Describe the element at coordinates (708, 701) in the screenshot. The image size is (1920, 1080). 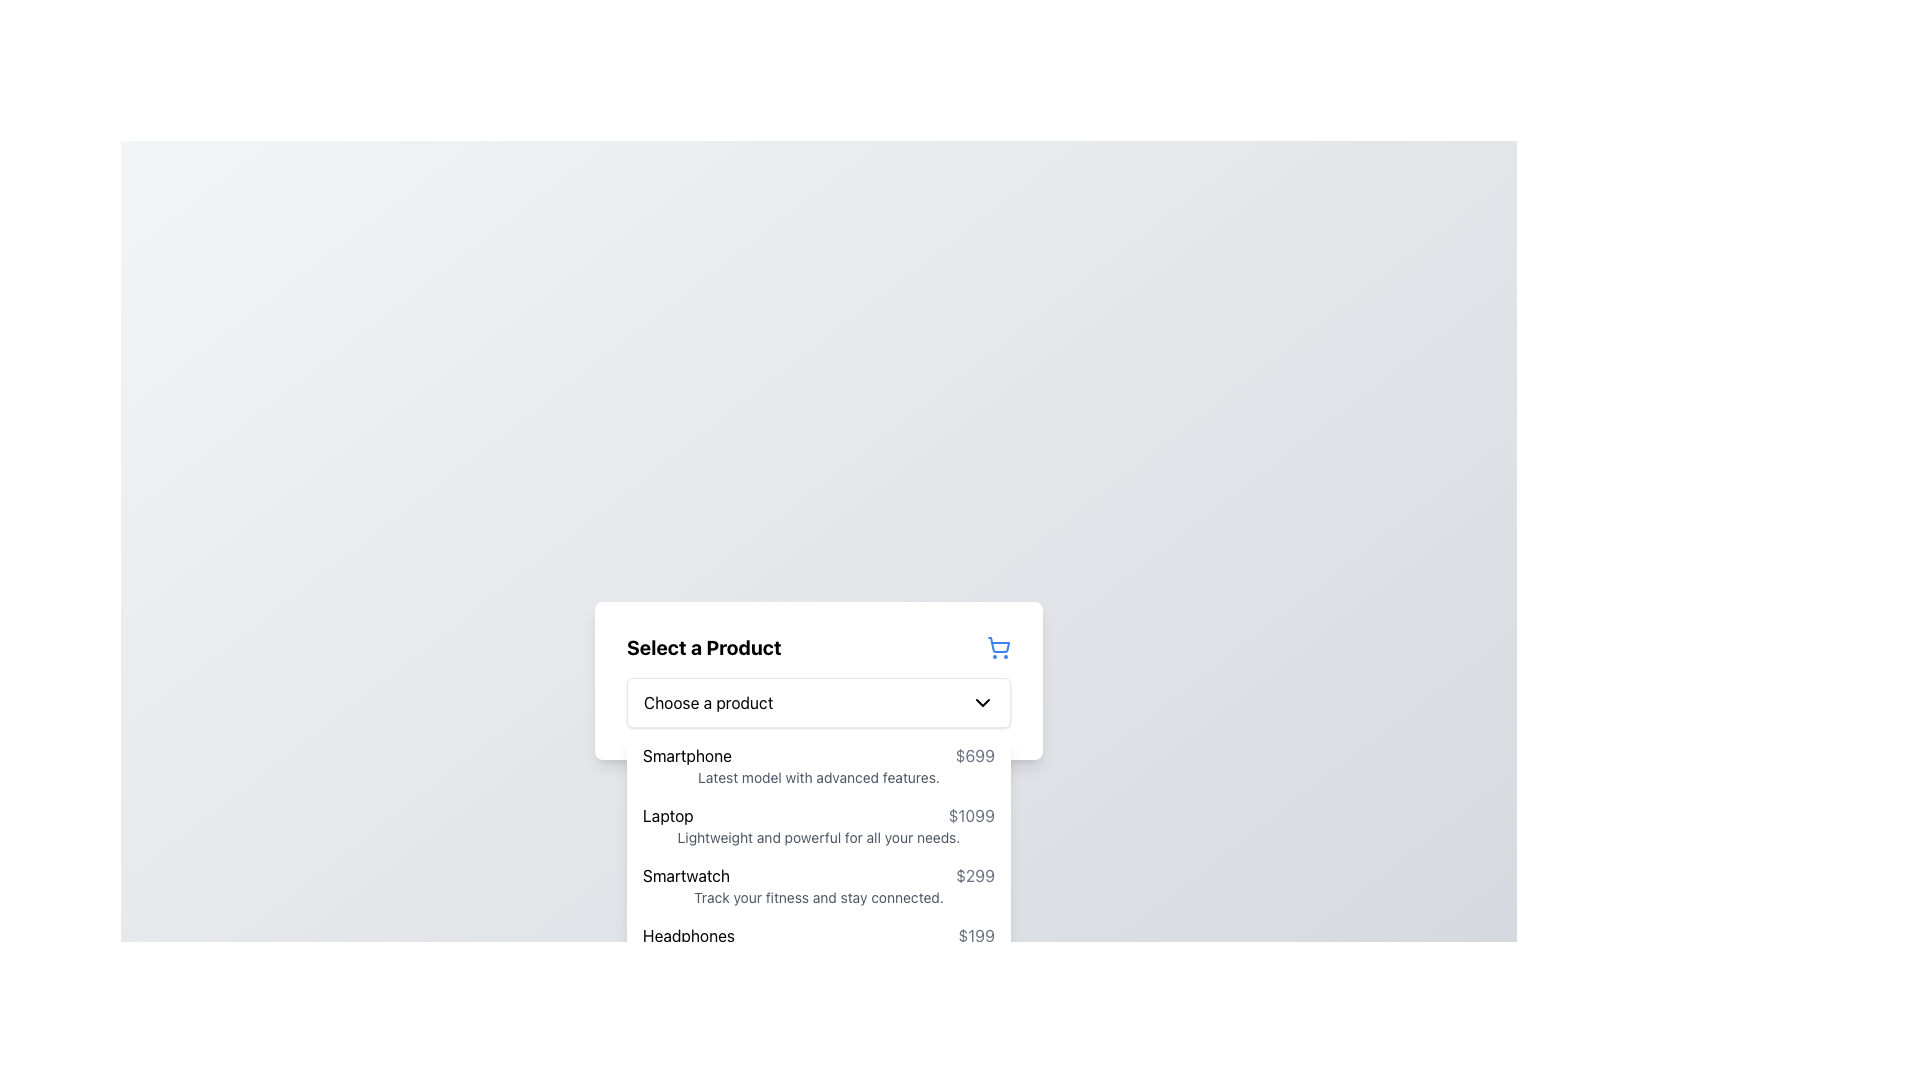
I see `the static placeholder text within the dropdown menu that prompts the user to select a product, located below the title 'Select a Product' and to the left of the downwards arrow icon` at that location.